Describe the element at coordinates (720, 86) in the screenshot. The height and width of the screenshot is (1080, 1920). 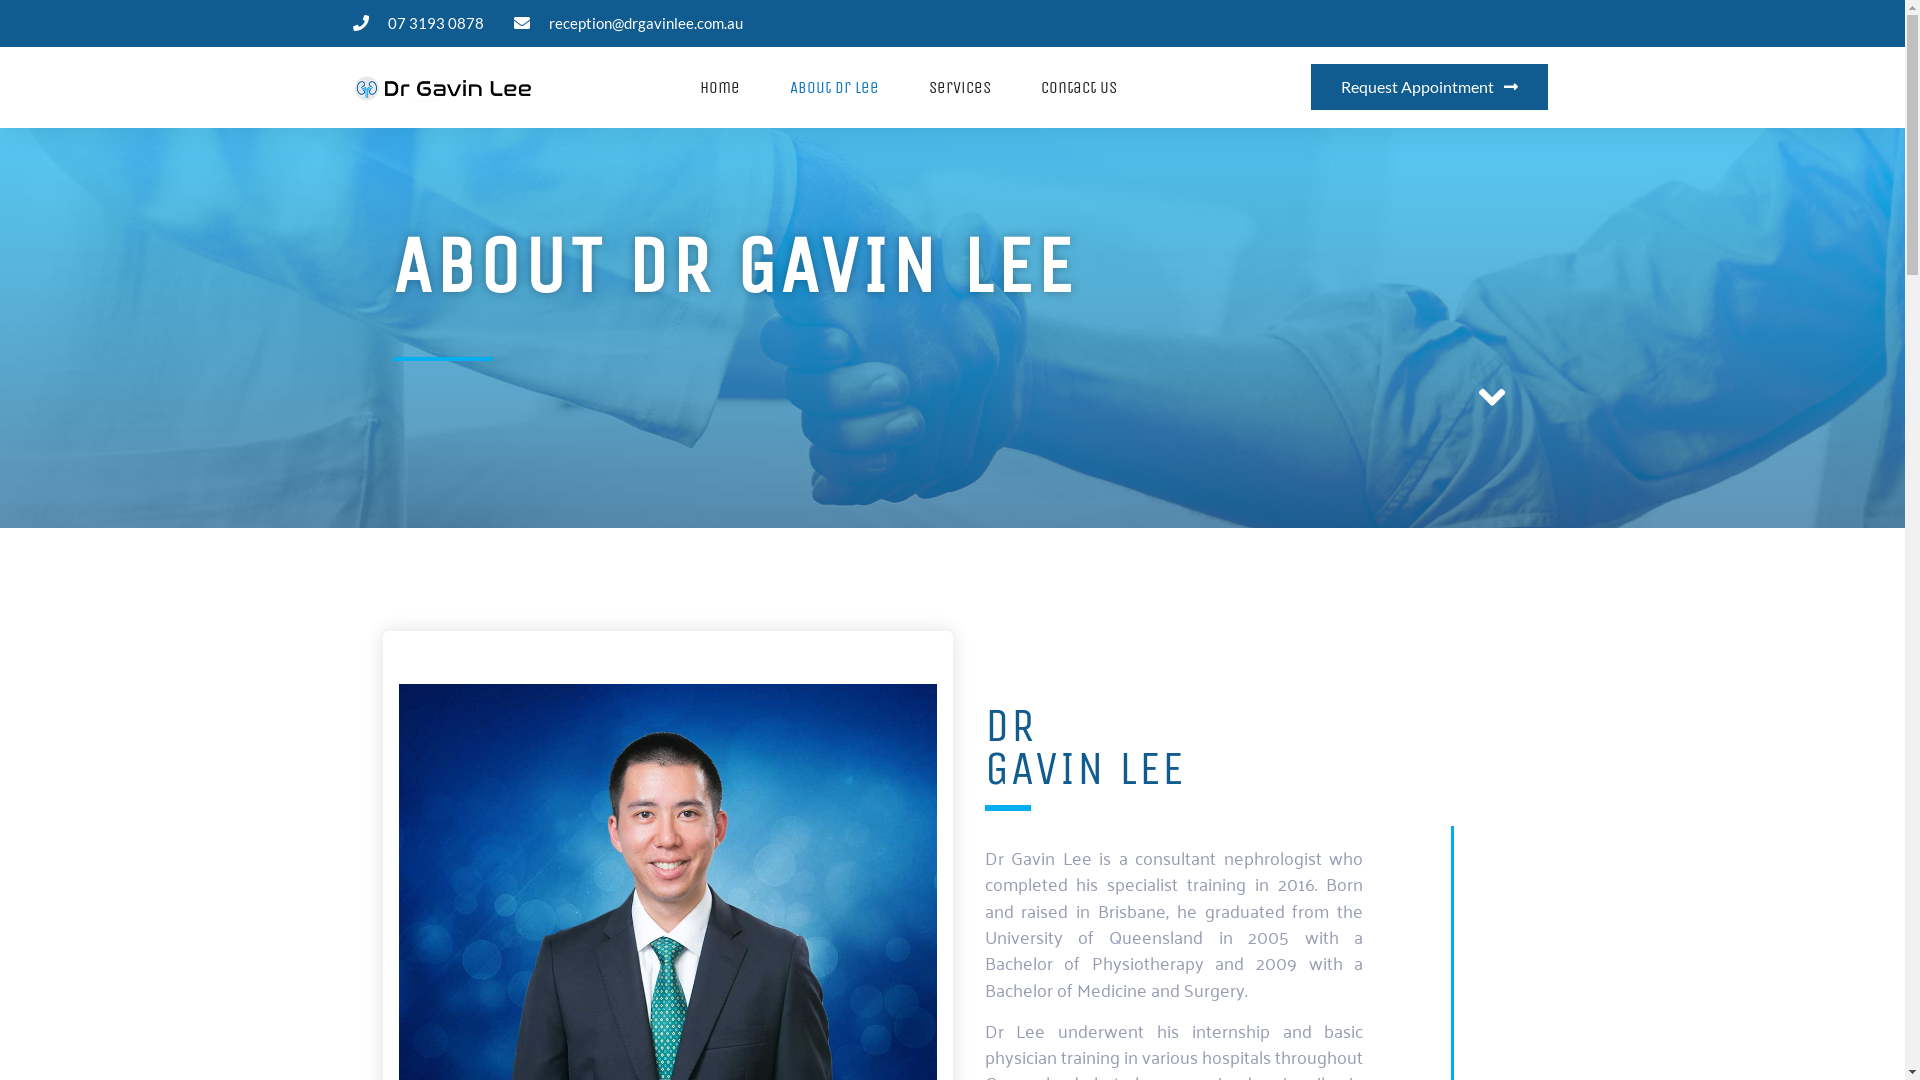
I see `'Home'` at that location.